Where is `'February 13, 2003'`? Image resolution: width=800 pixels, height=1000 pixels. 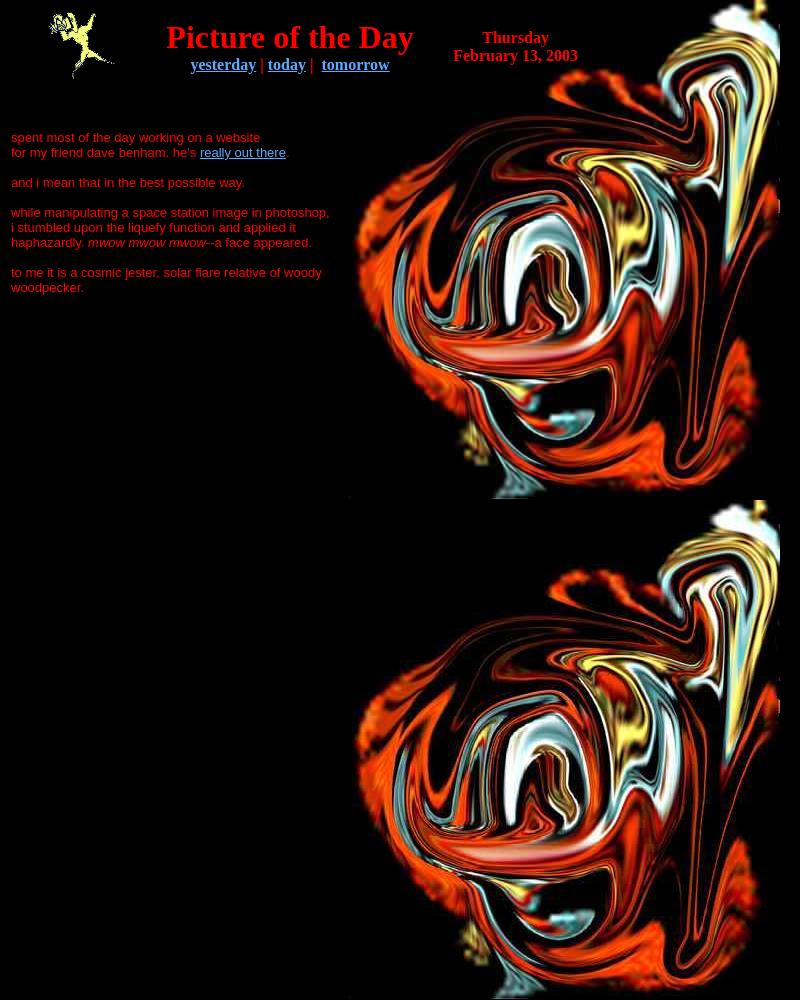 'February 13, 2003' is located at coordinates (514, 54).